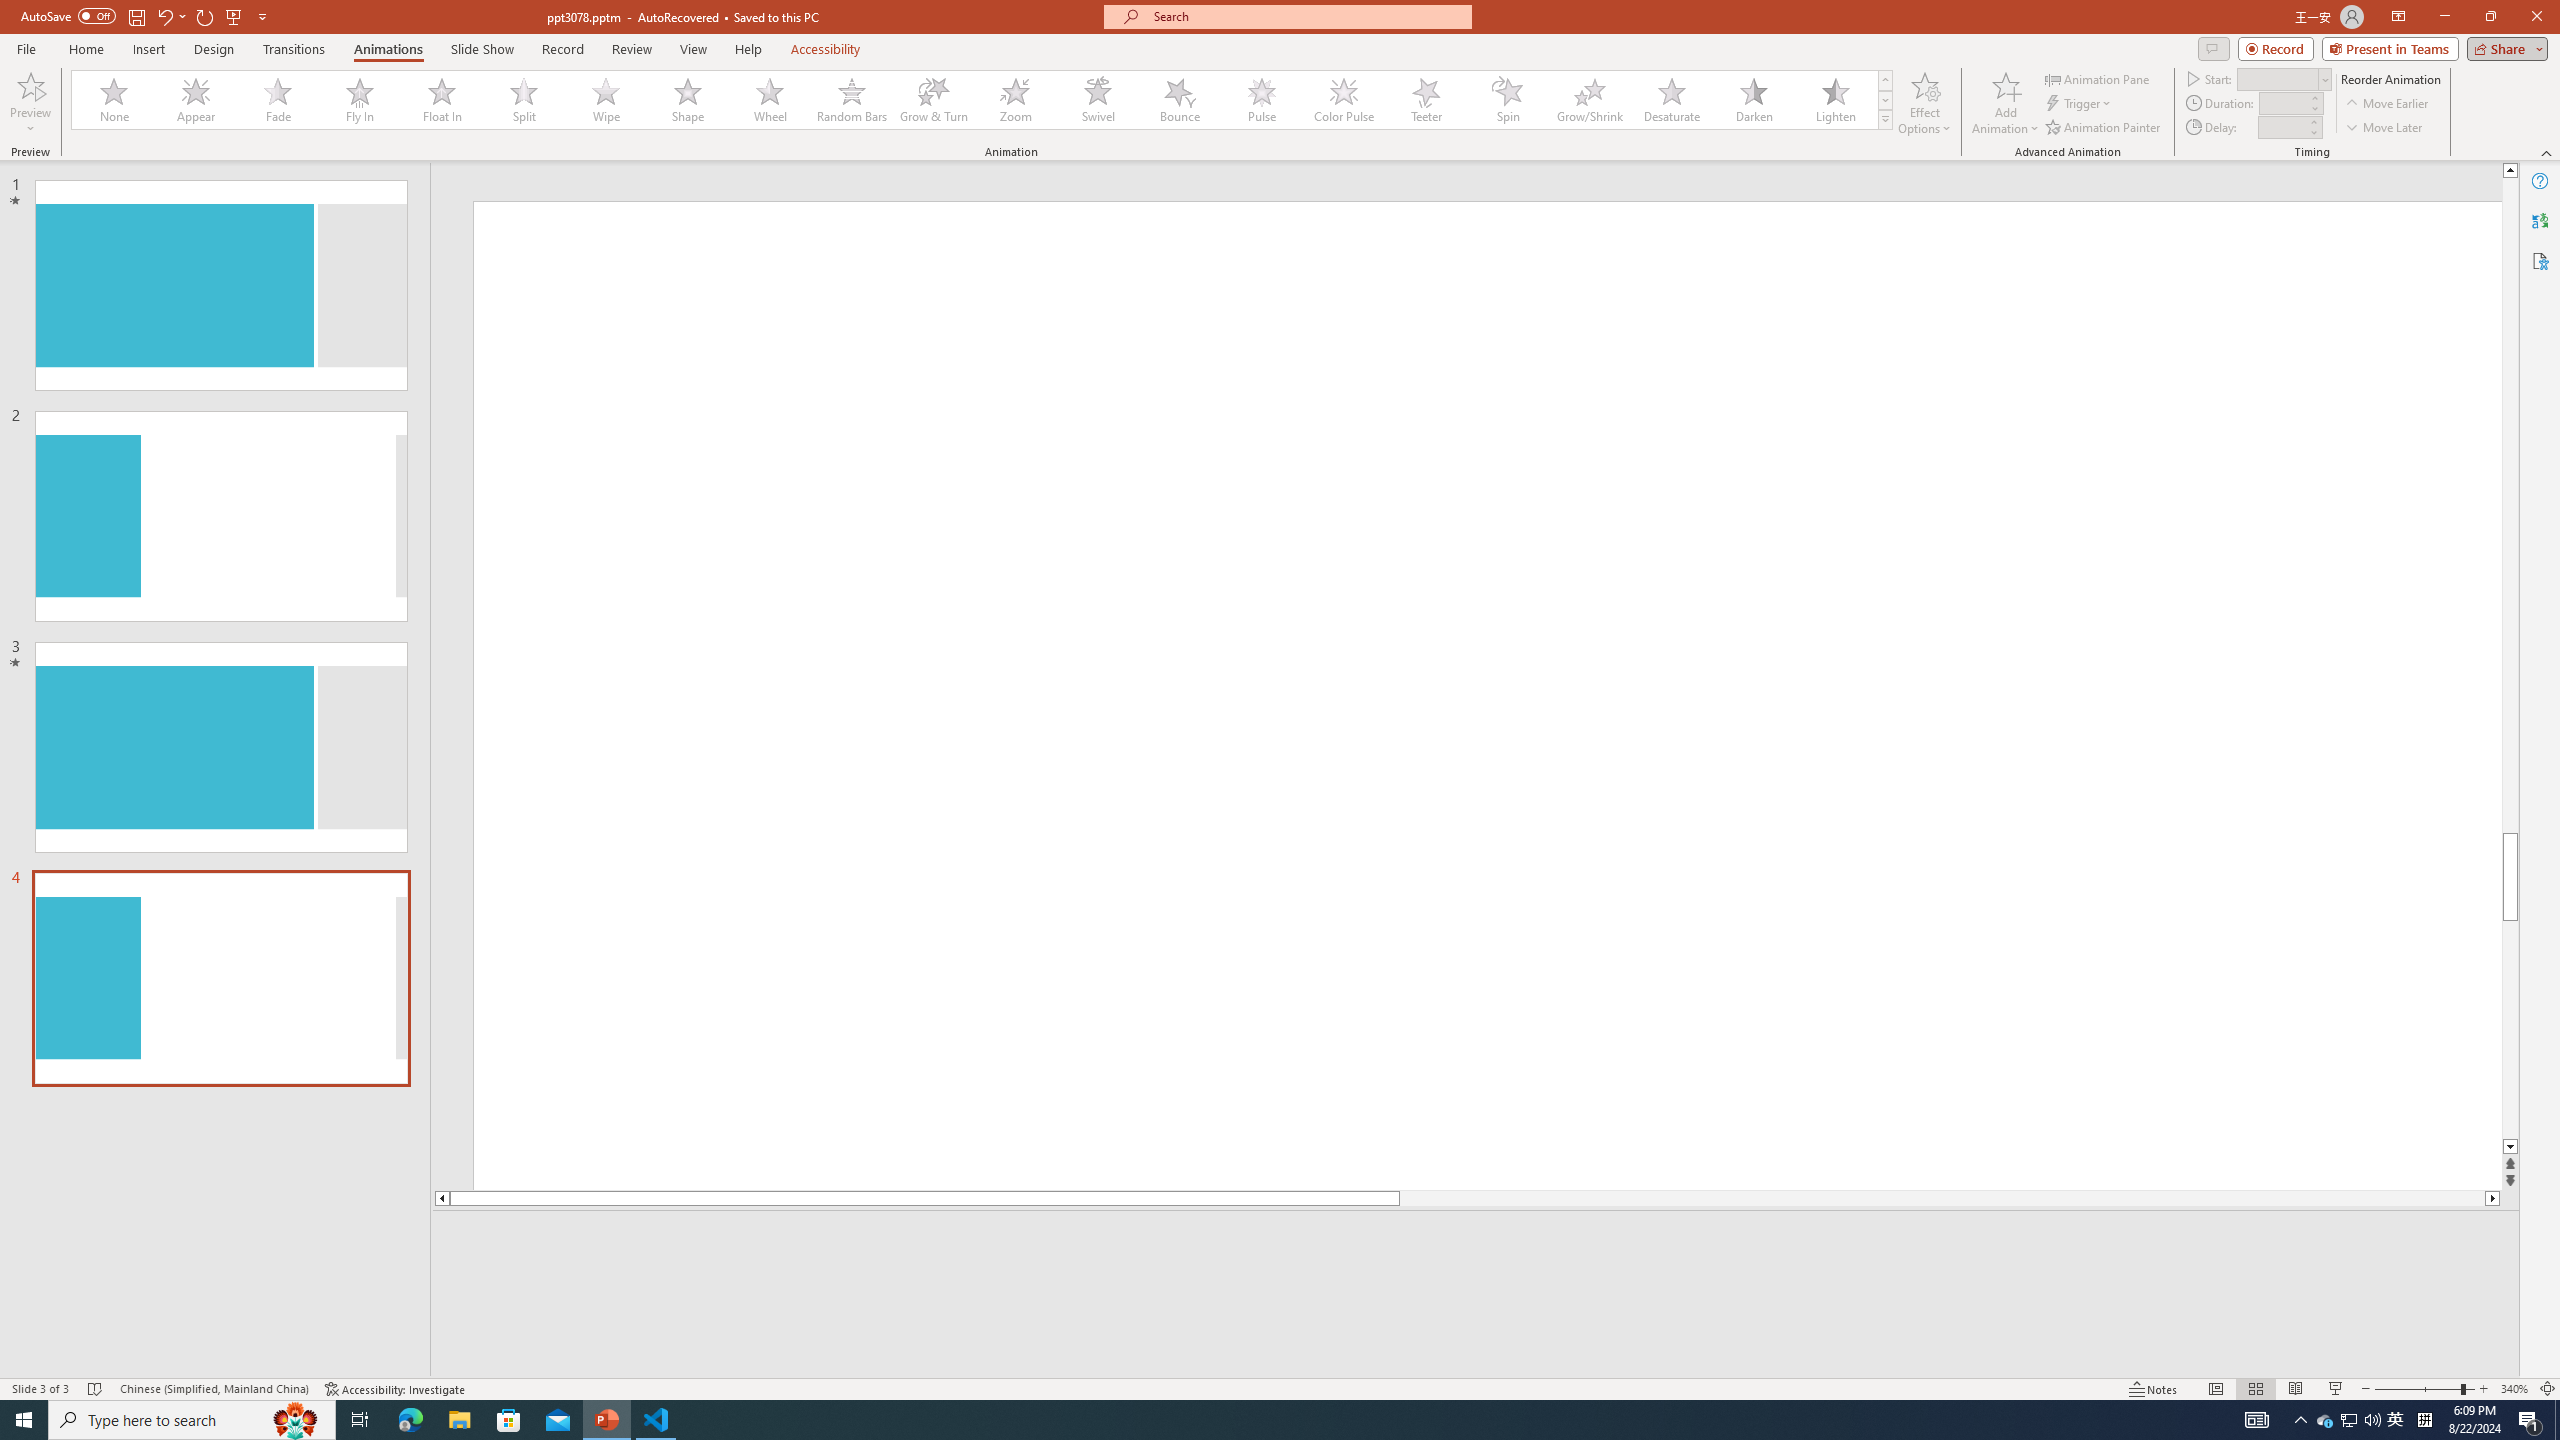  What do you see at coordinates (1752, 99) in the screenshot?
I see `'Darken'` at bounding box center [1752, 99].